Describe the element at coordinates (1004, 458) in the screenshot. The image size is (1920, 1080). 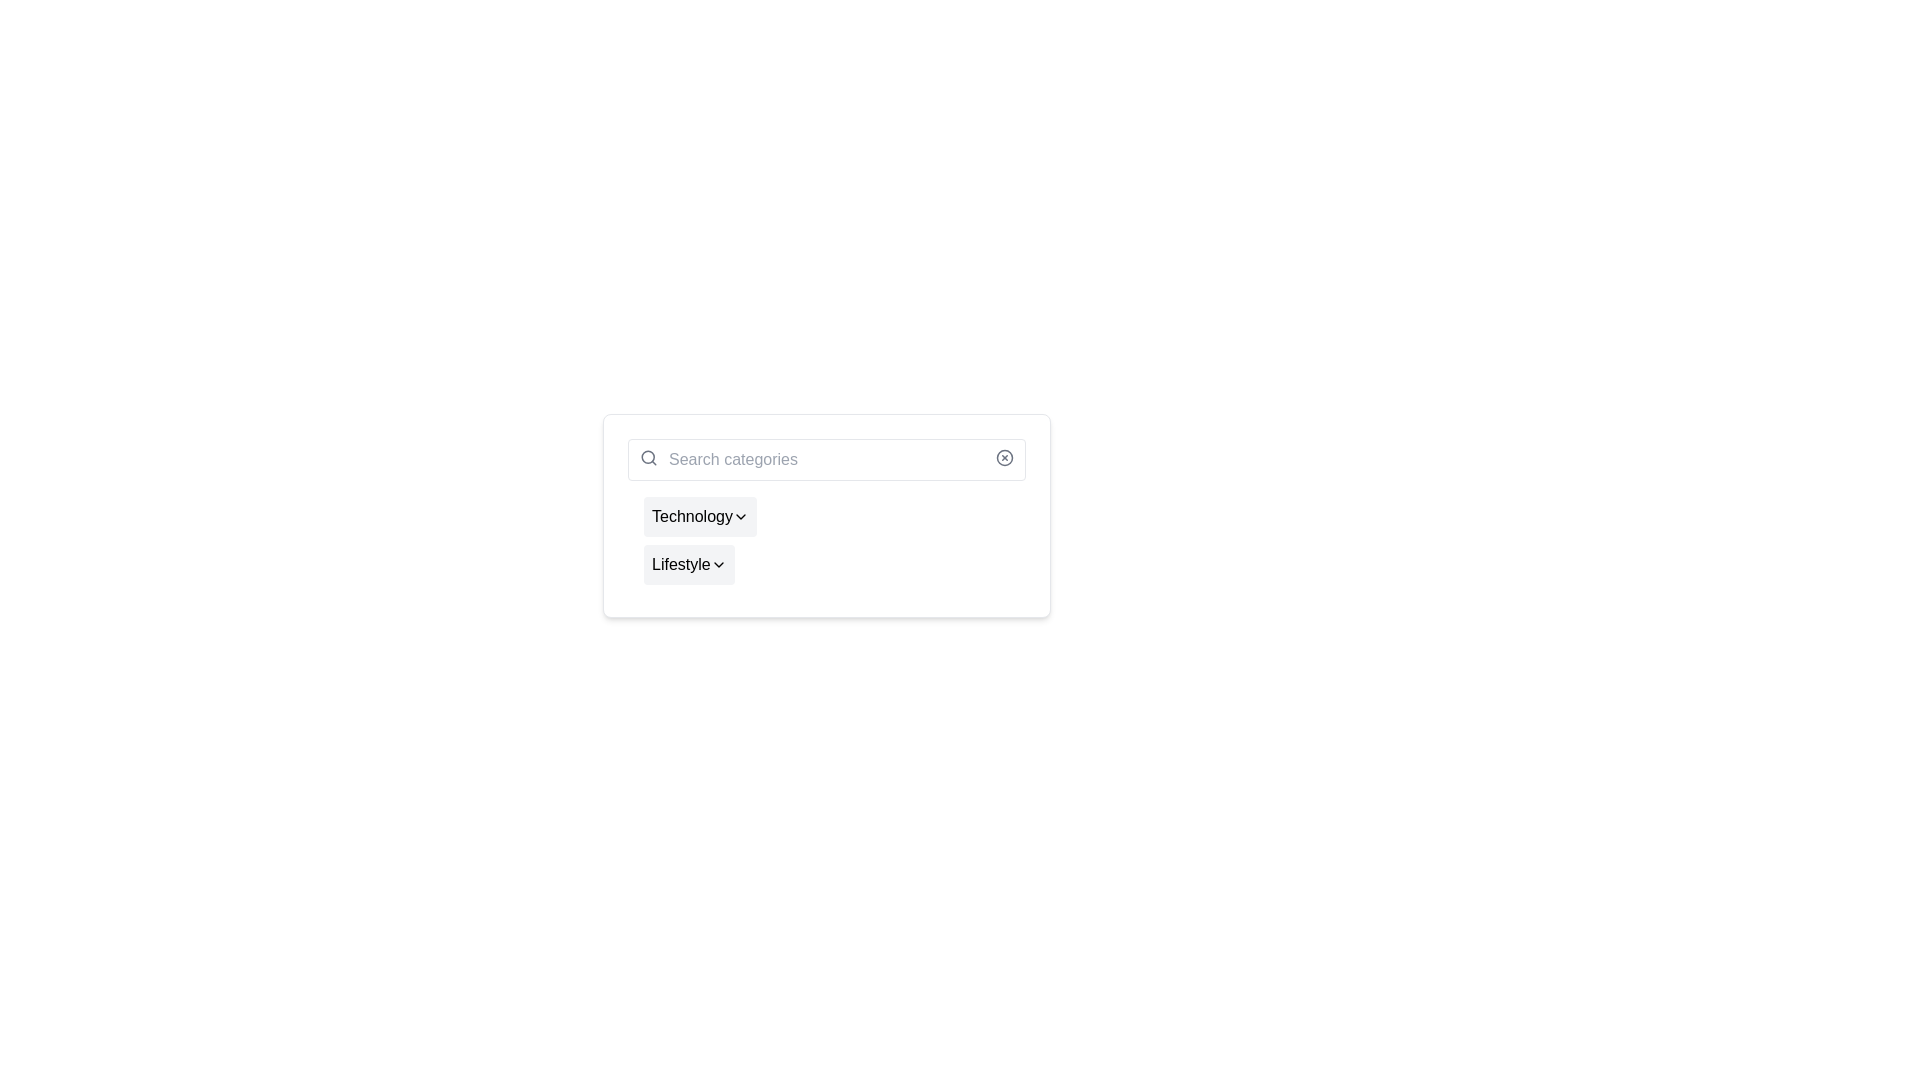
I see `the circular element representing the close/reset button in the search bar, which provides a cue for clearing the search input` at that location.